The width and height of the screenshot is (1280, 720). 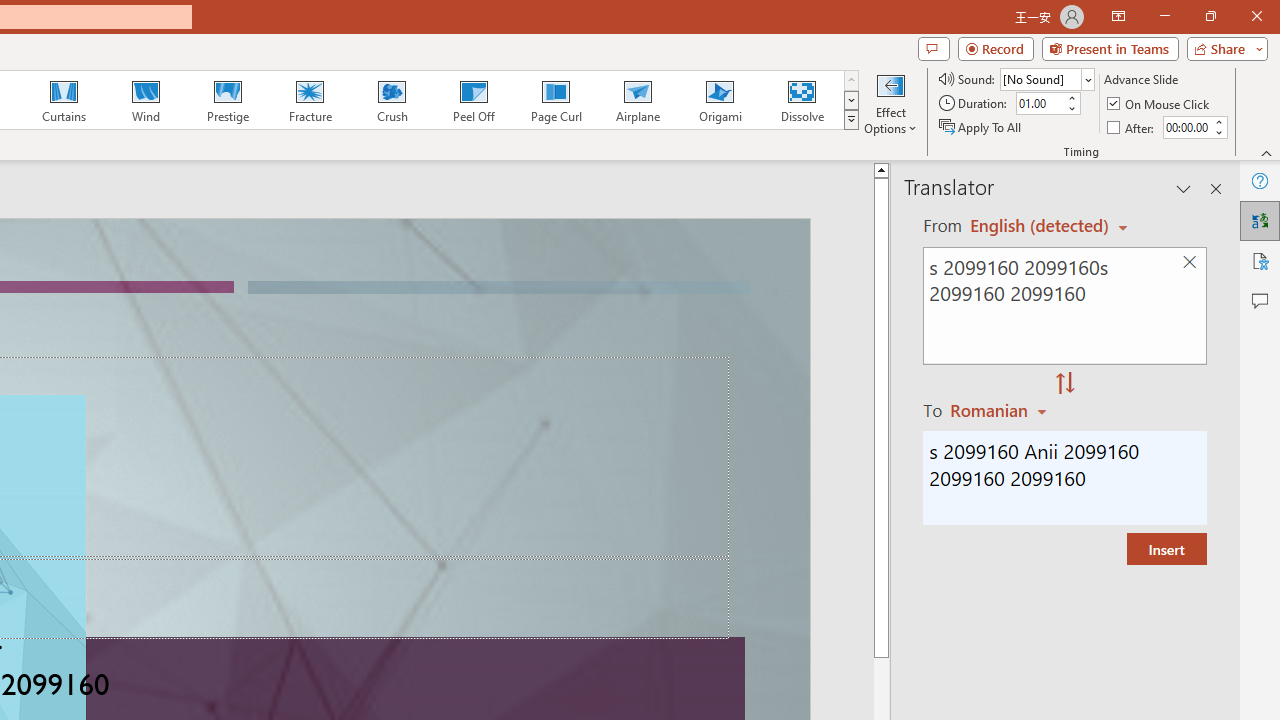 I want to click on 'Prestige', so click(x=227, y=100).